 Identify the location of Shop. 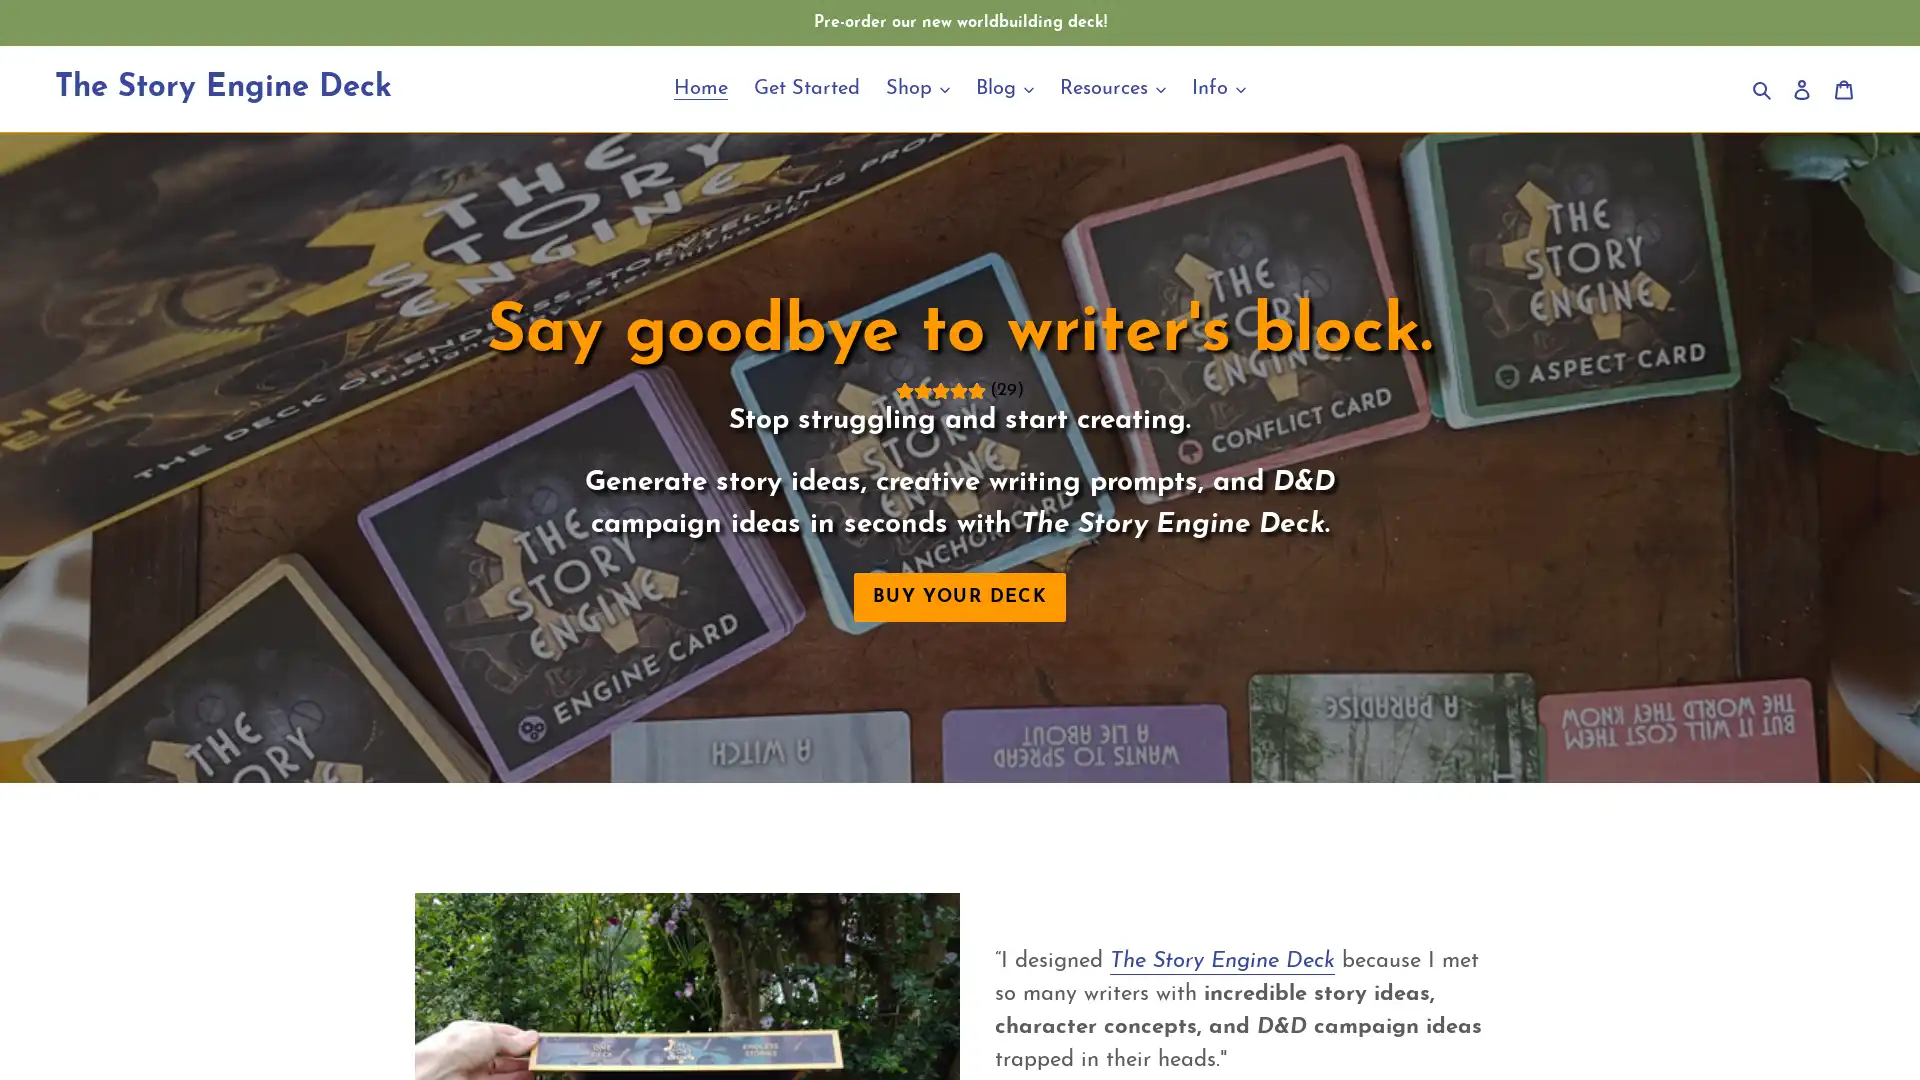
(916, 87).